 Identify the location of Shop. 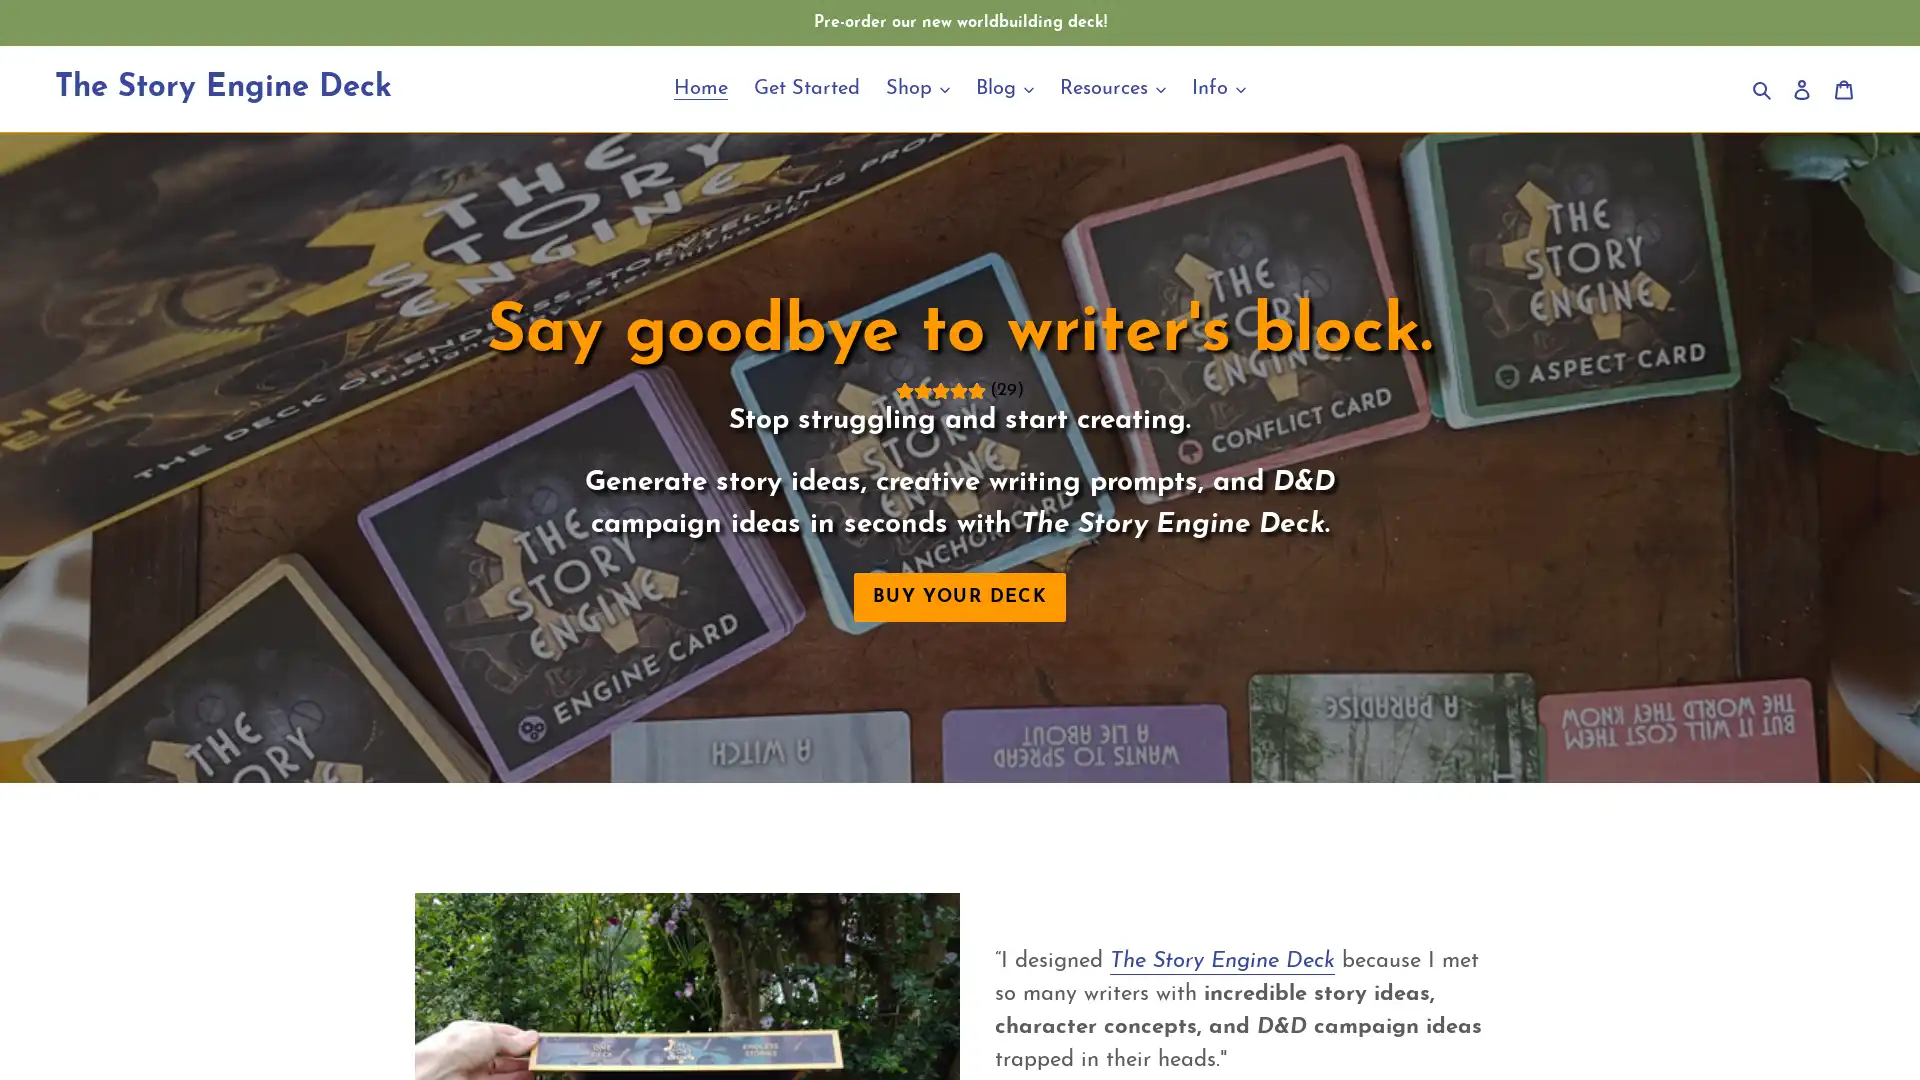
(916, 87).